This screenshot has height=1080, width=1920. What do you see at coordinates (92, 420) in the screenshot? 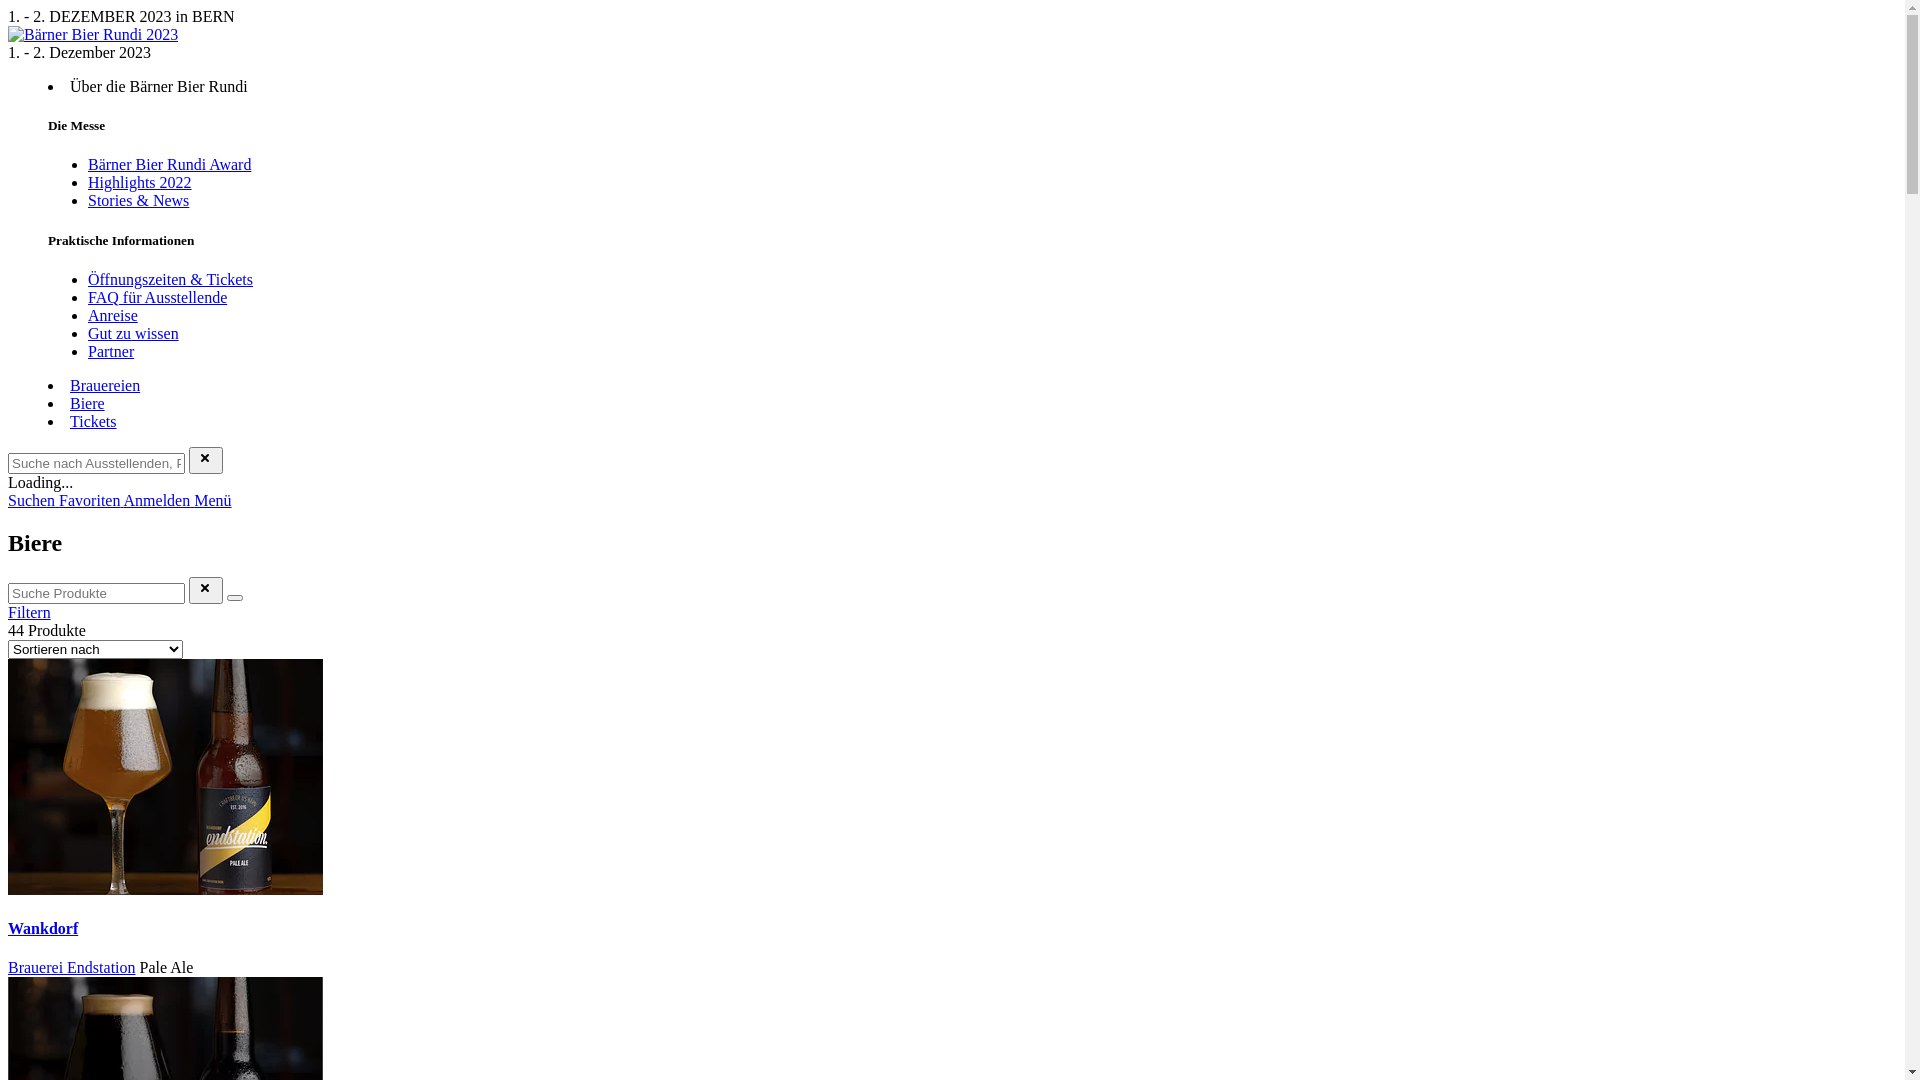
I see `'Tickets'` at bounding box center [92, 420].